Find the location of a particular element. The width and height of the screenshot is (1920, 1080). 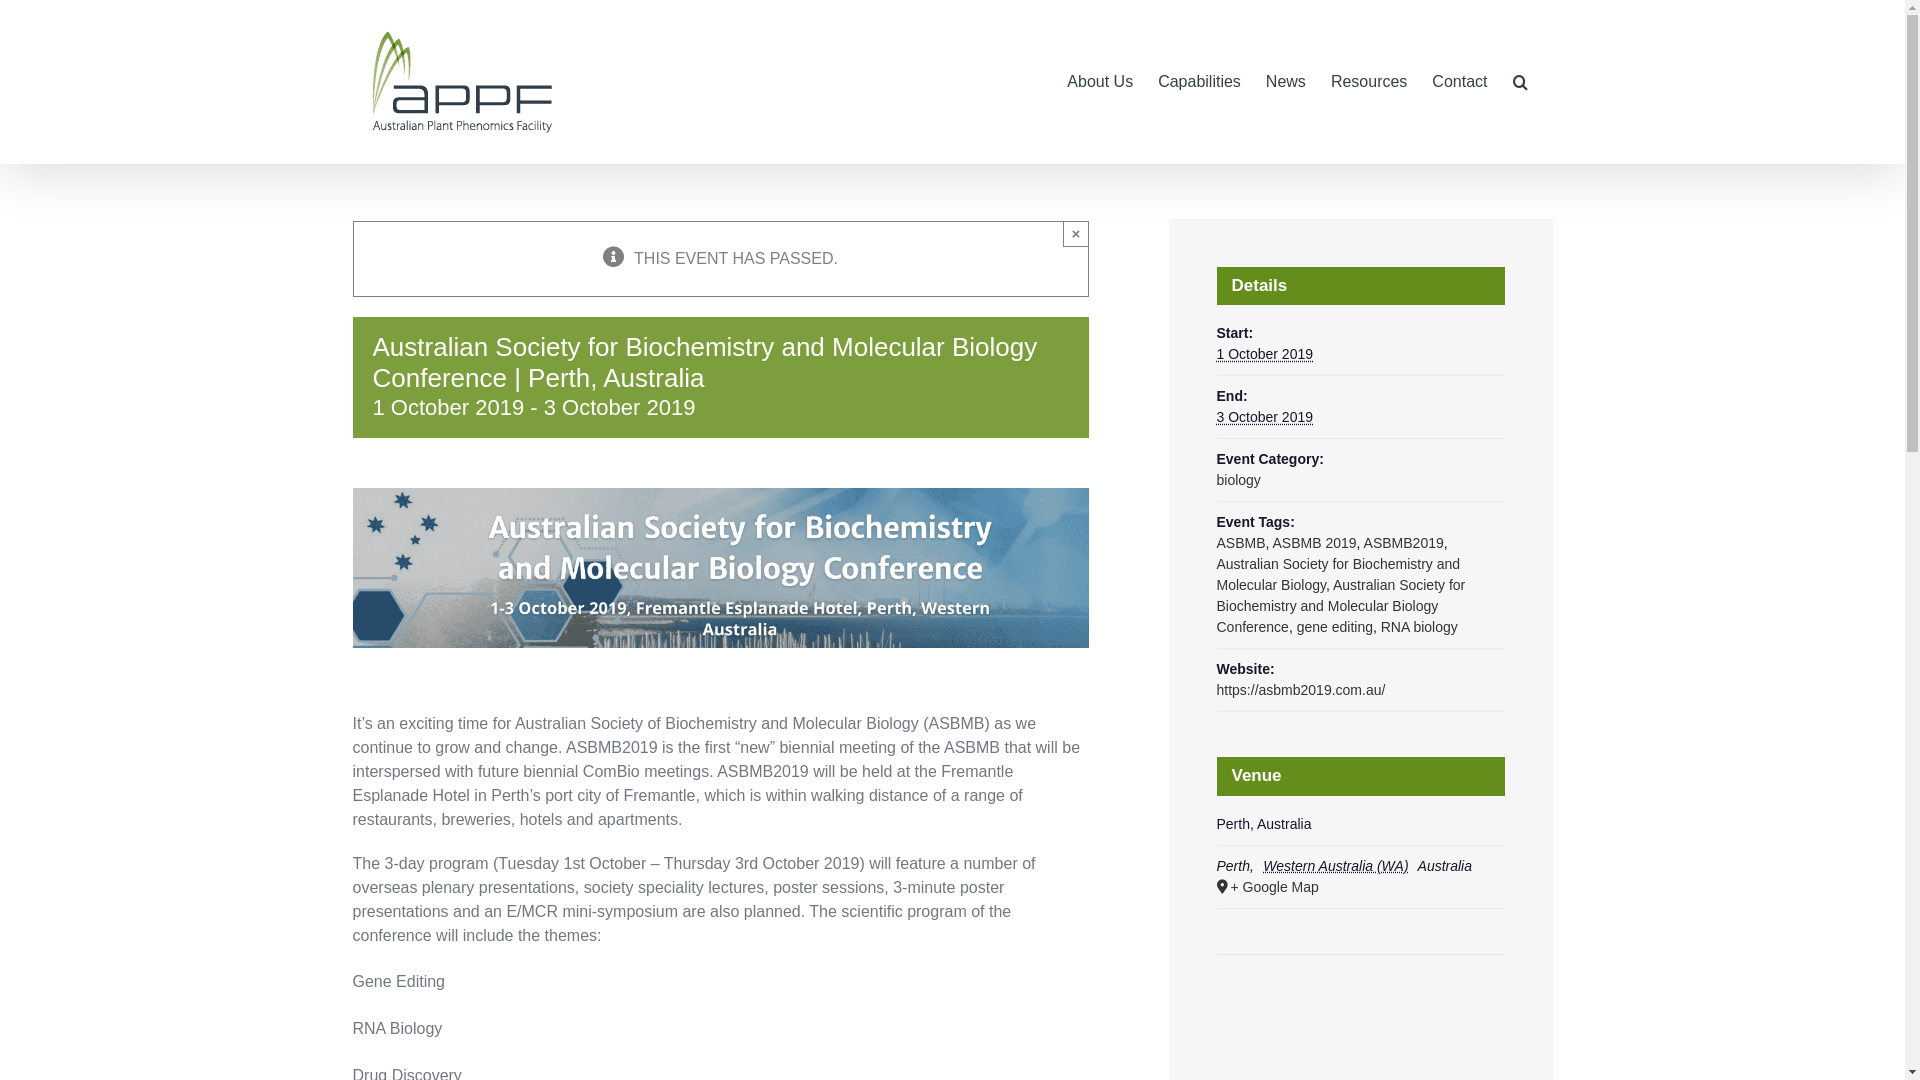

'biology' is located at coordinates (1214, 479).